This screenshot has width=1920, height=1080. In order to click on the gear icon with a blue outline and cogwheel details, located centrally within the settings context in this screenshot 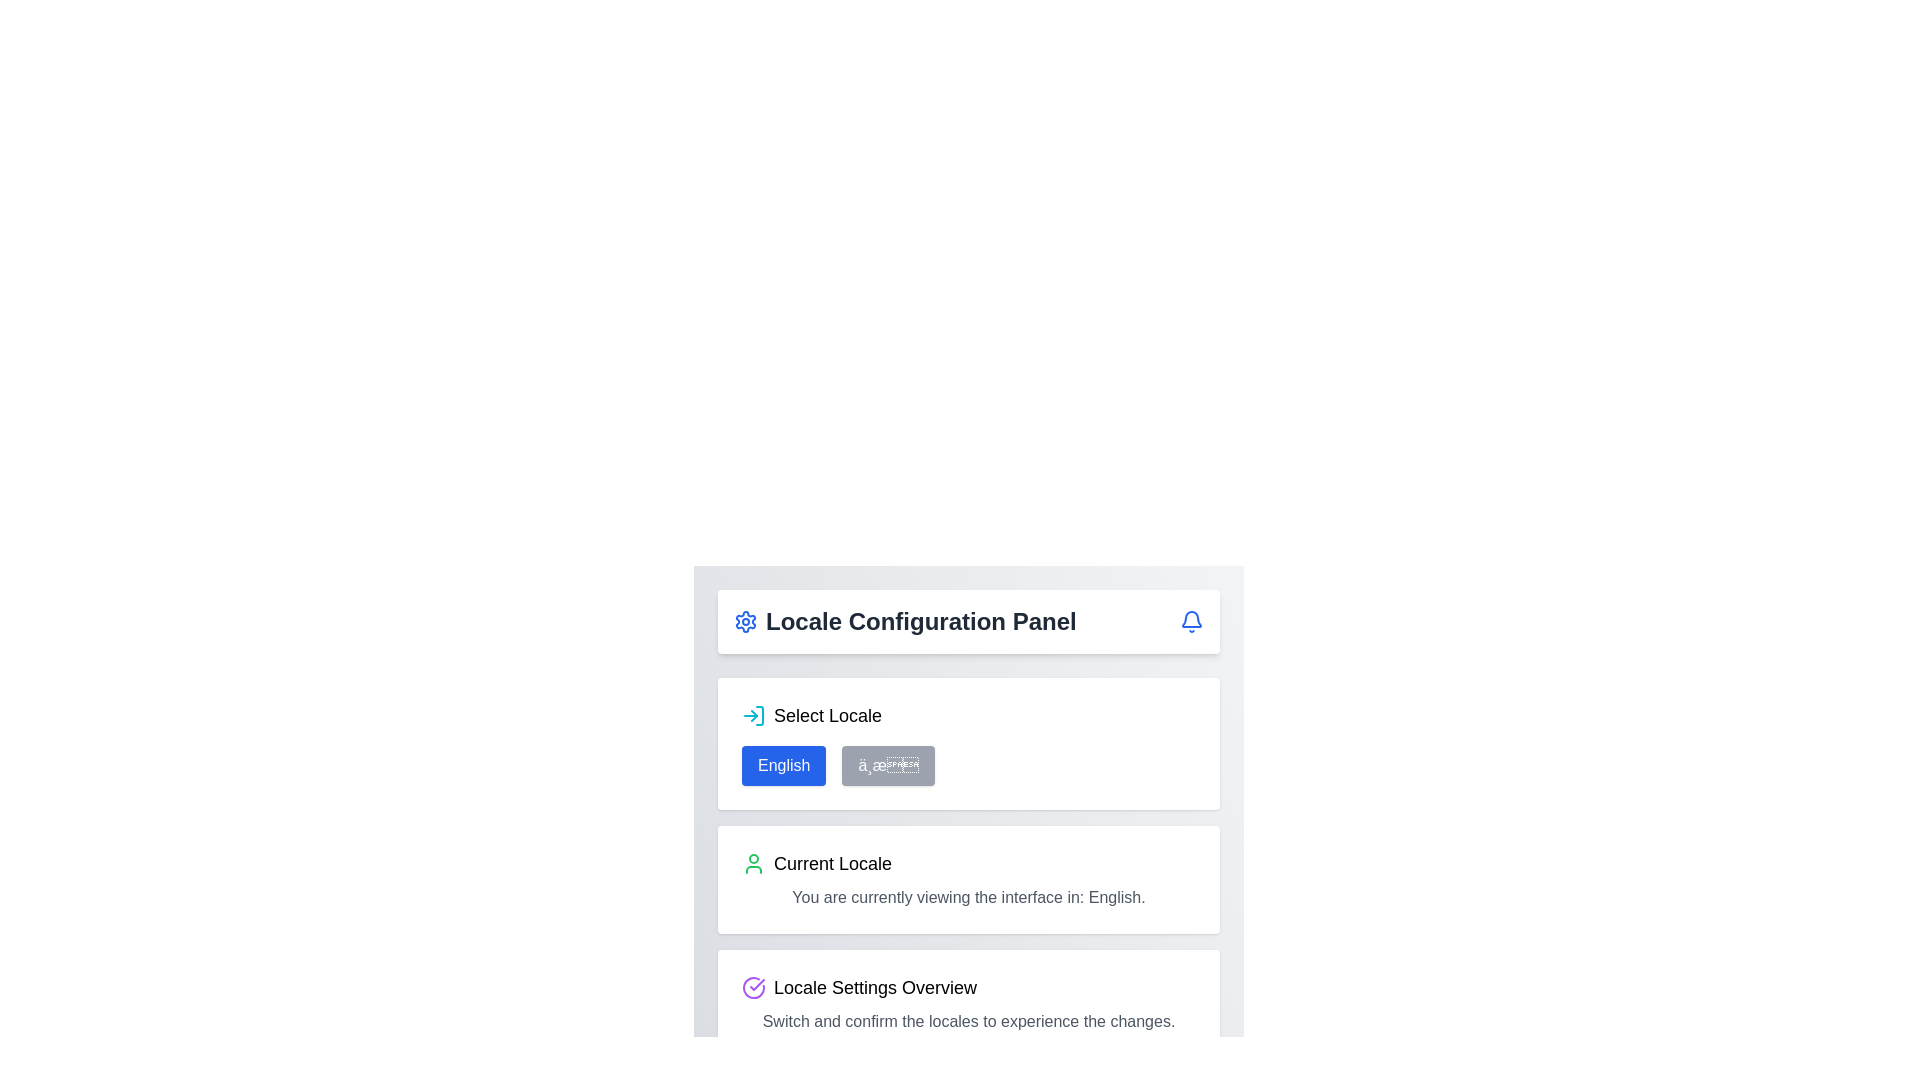, I will do `click(744, 620)`.